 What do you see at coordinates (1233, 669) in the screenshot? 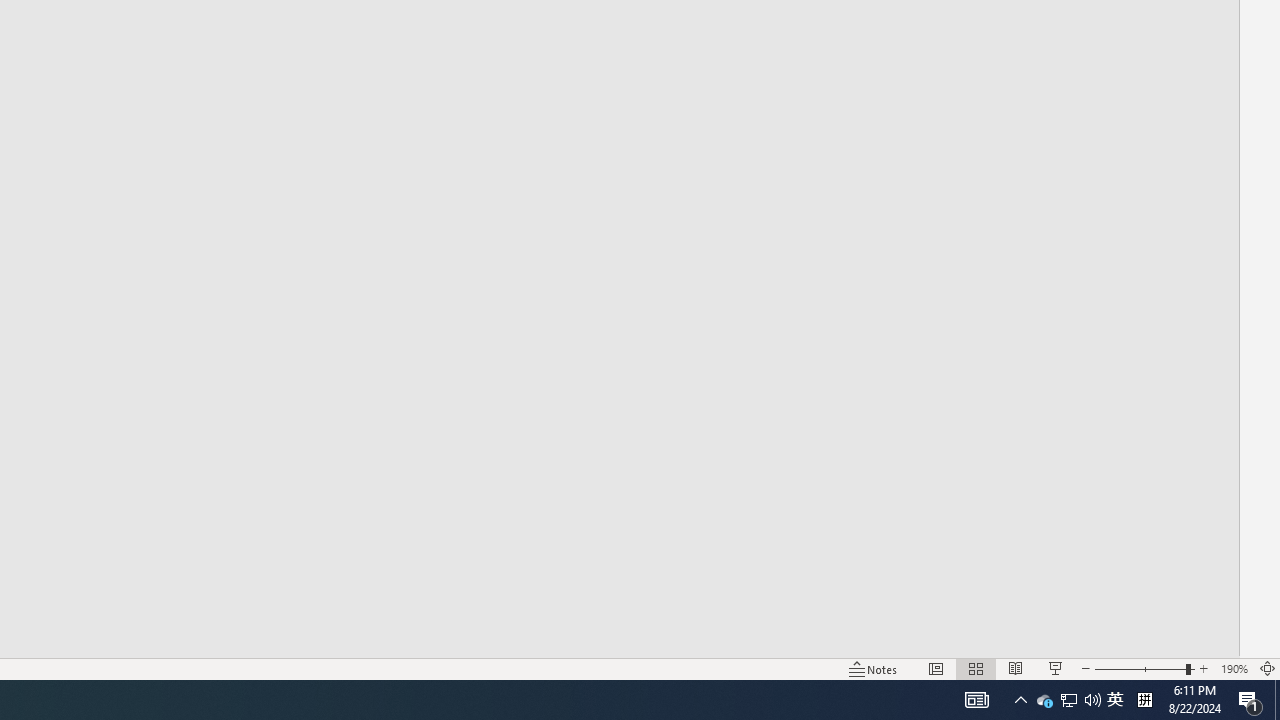
I see `'Zoom 190%'` at bounding box center [1233, 669].